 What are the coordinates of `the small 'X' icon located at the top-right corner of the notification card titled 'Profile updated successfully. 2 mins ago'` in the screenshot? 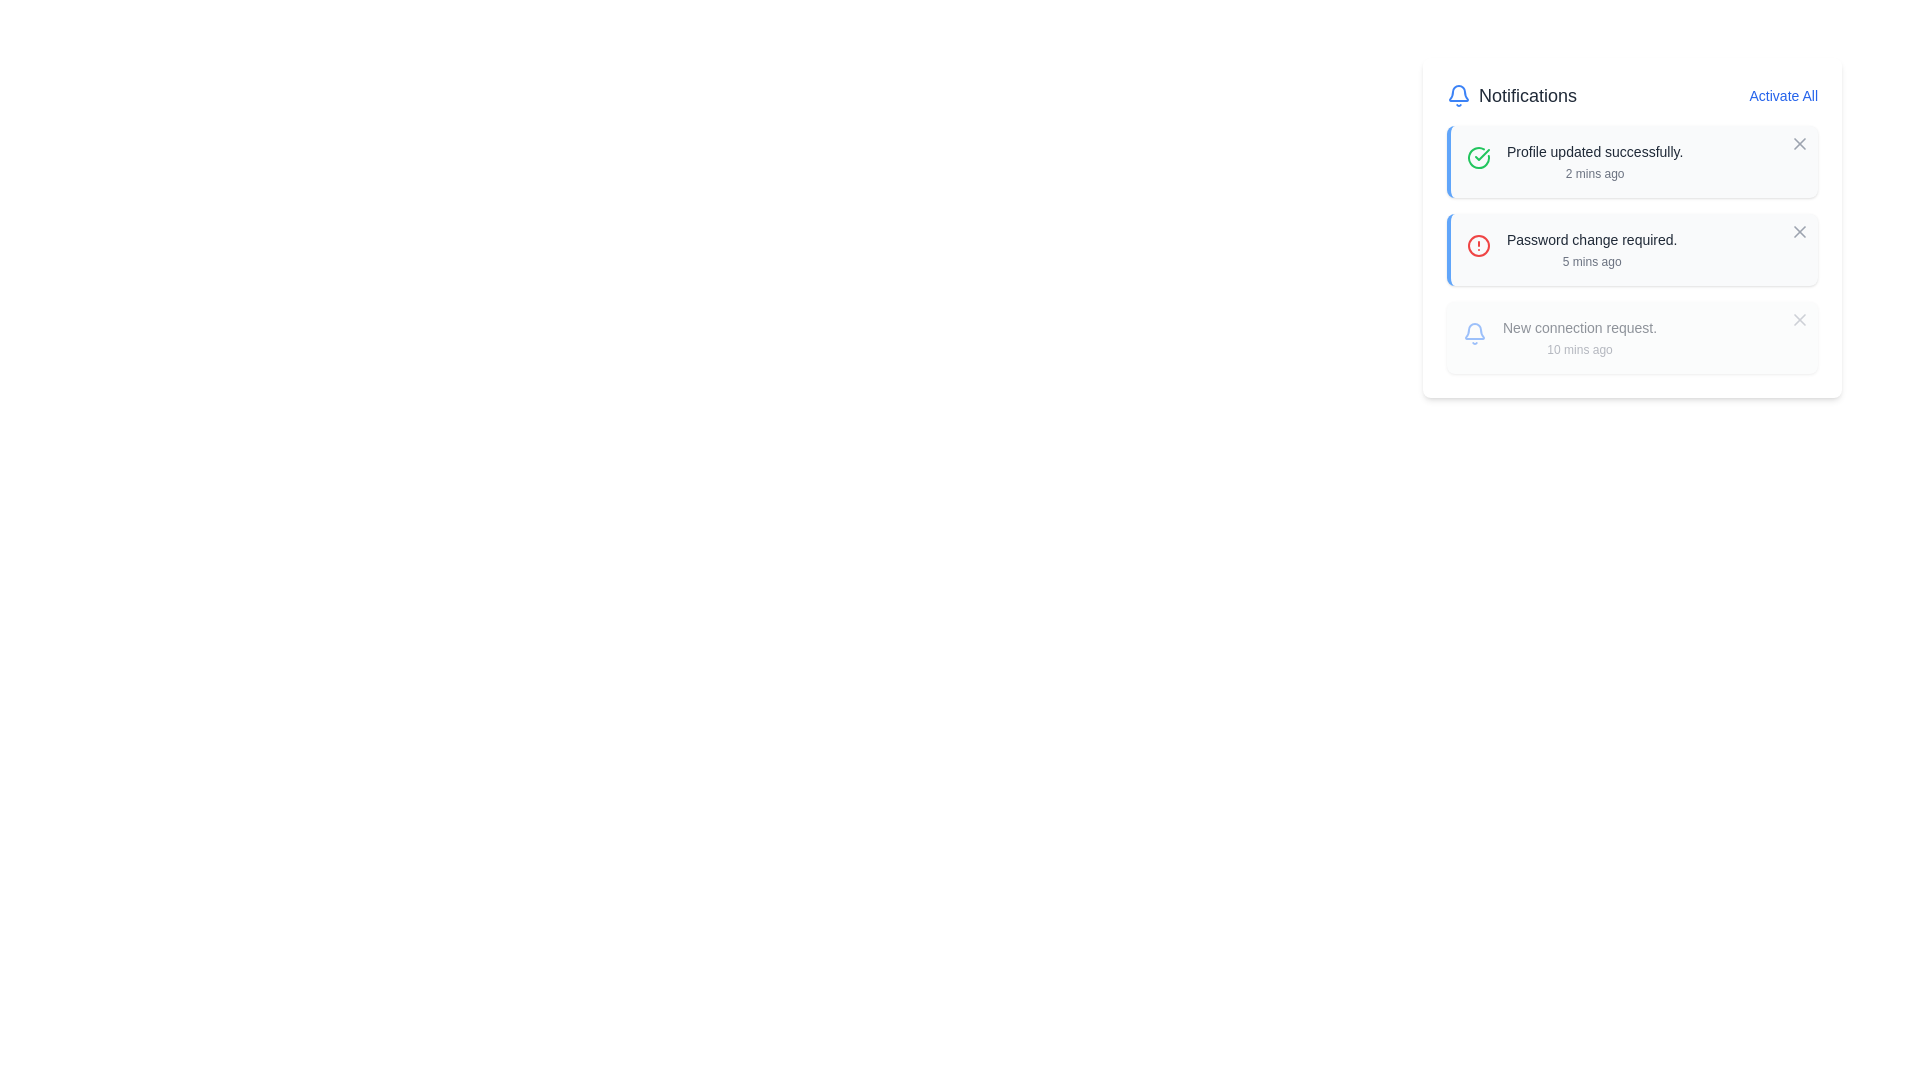 It's located at (1800, 142).